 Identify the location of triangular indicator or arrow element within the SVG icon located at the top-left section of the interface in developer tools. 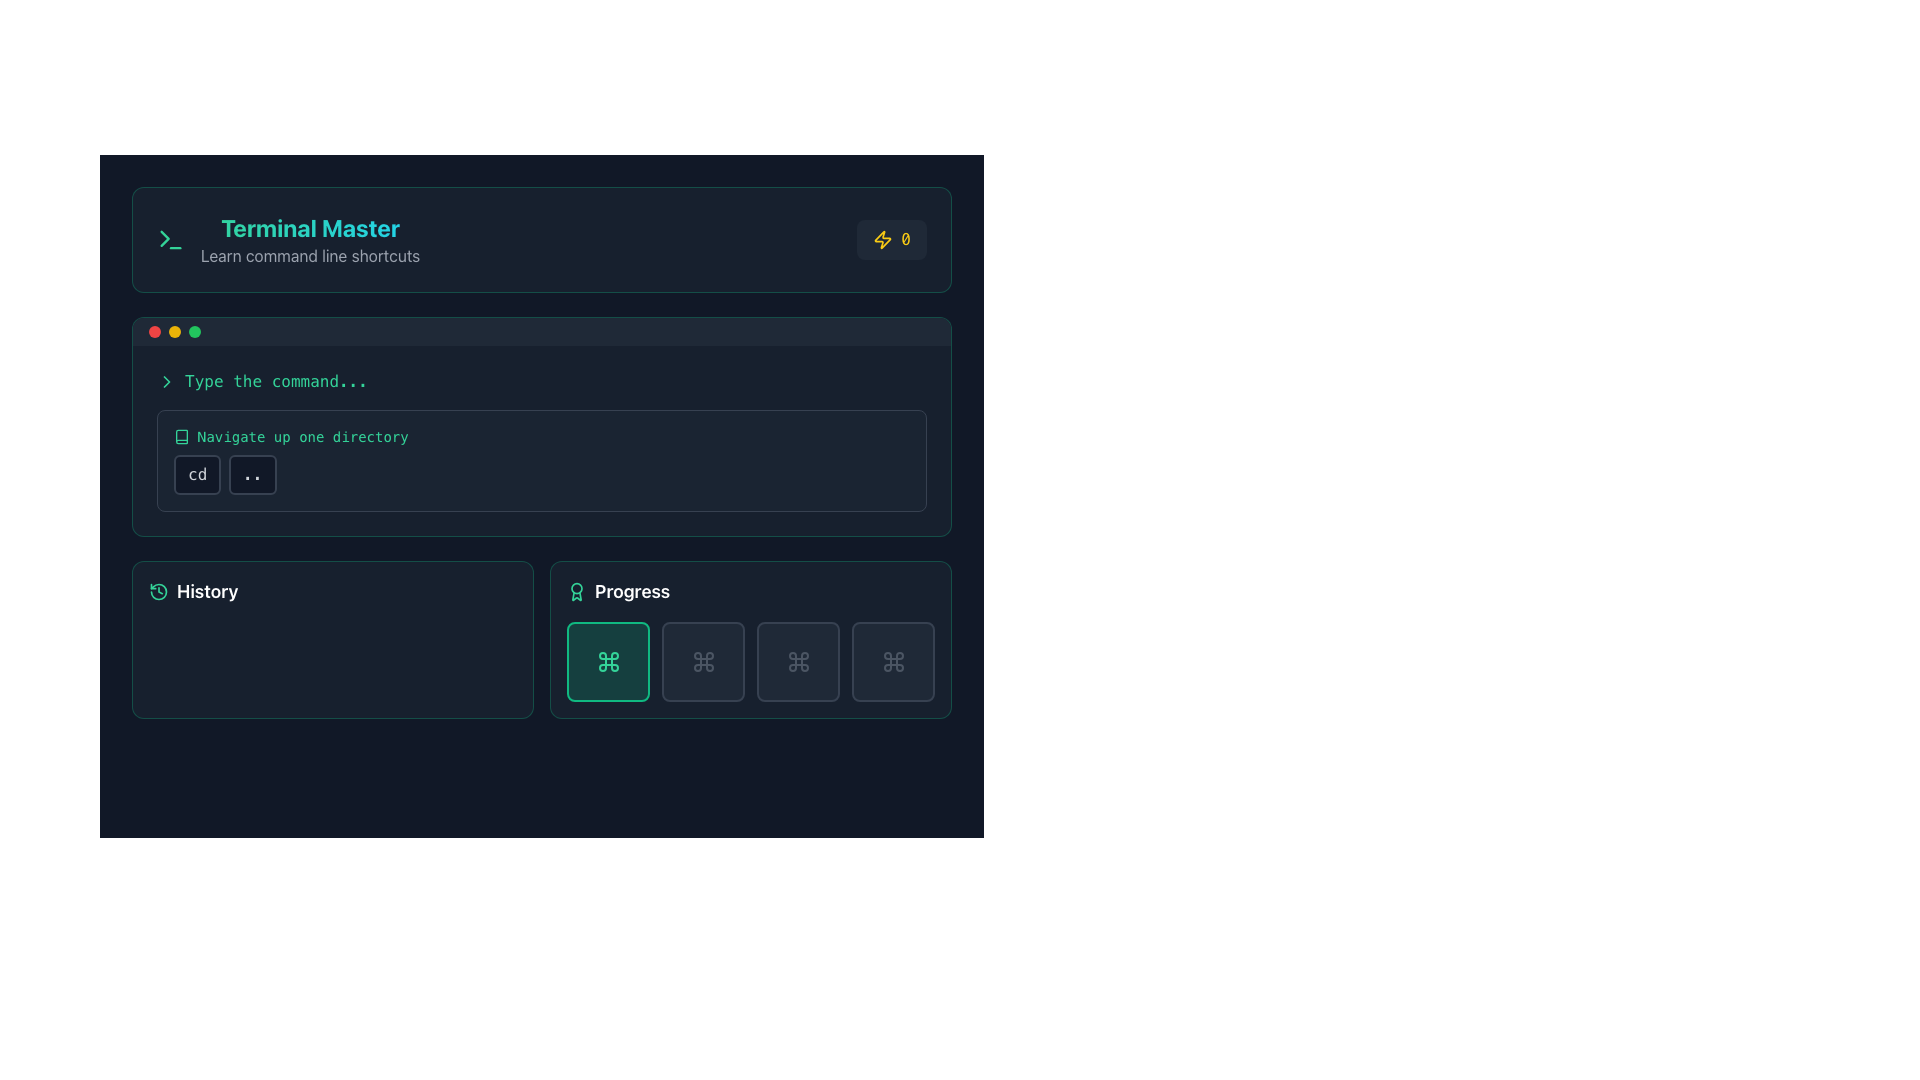
(165, 237).